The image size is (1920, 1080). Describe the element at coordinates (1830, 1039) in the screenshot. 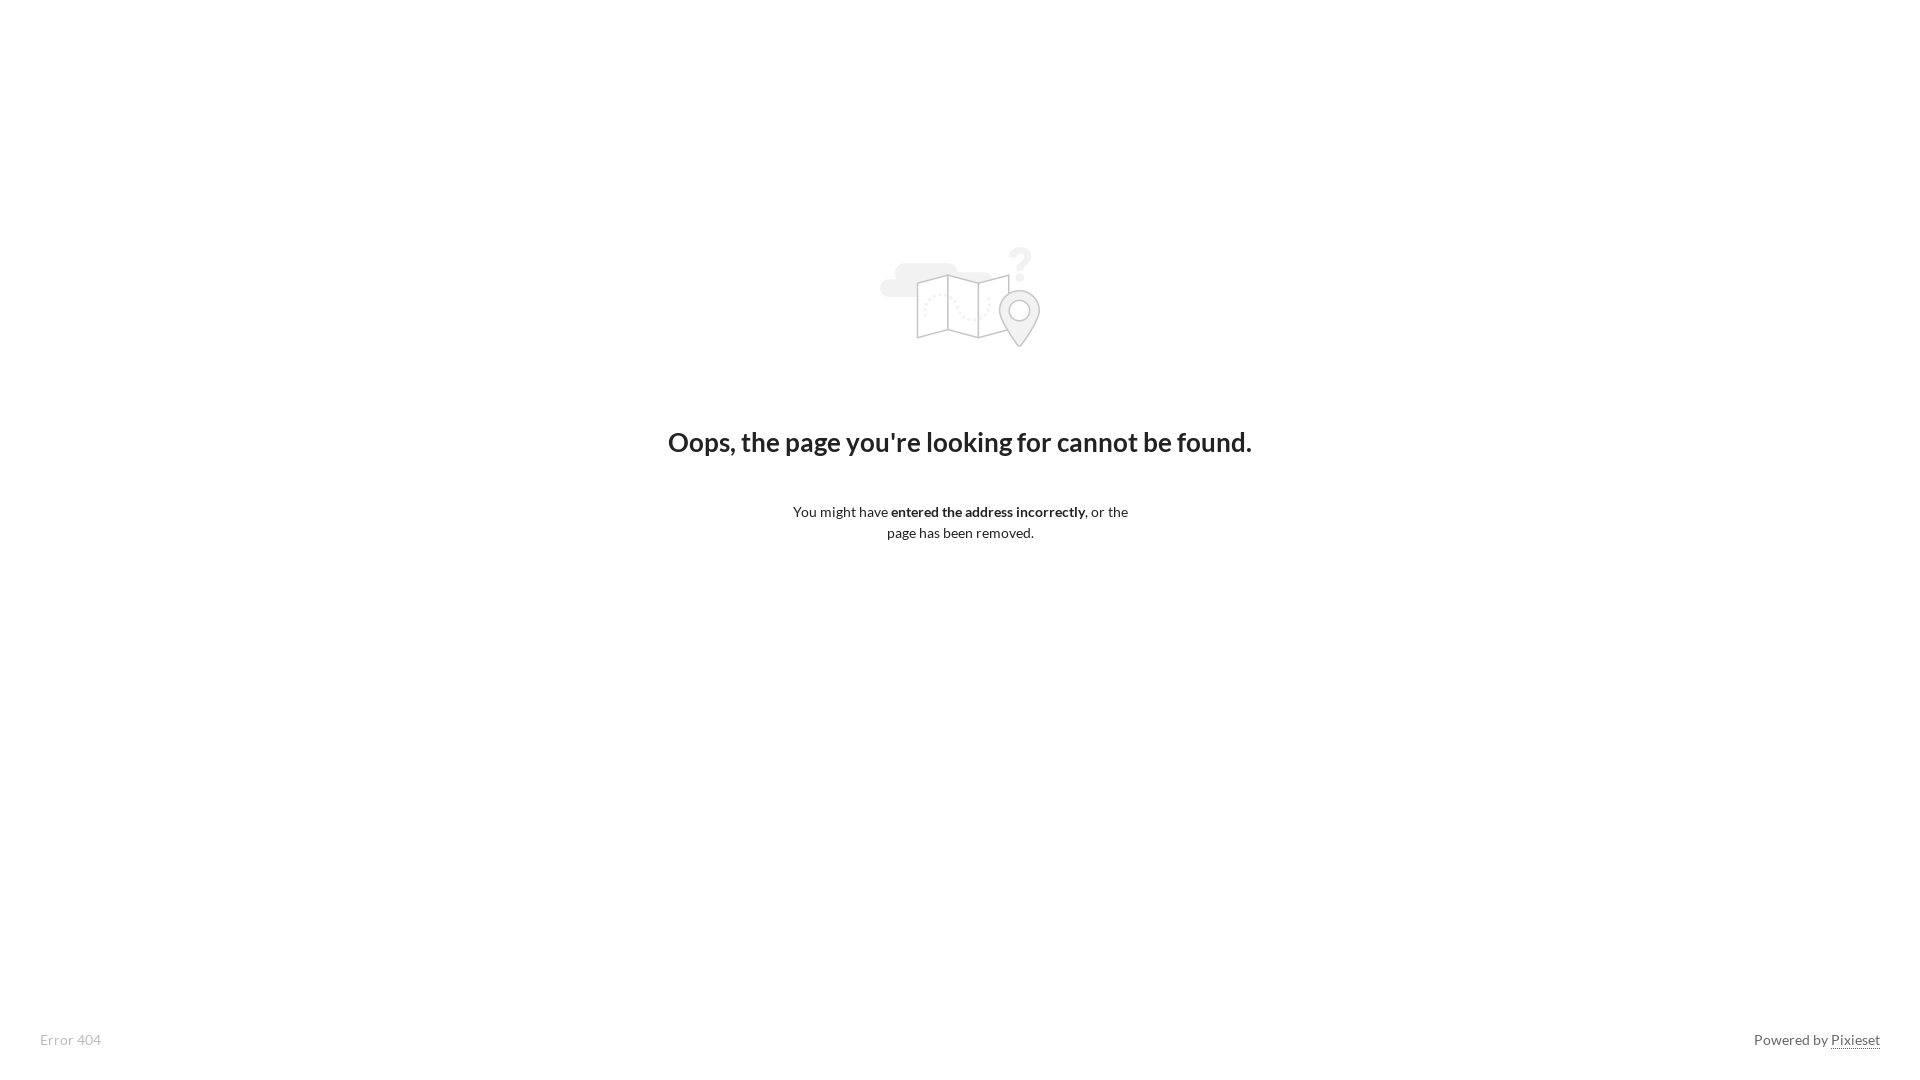

I see `'Pixieset'` at that location.